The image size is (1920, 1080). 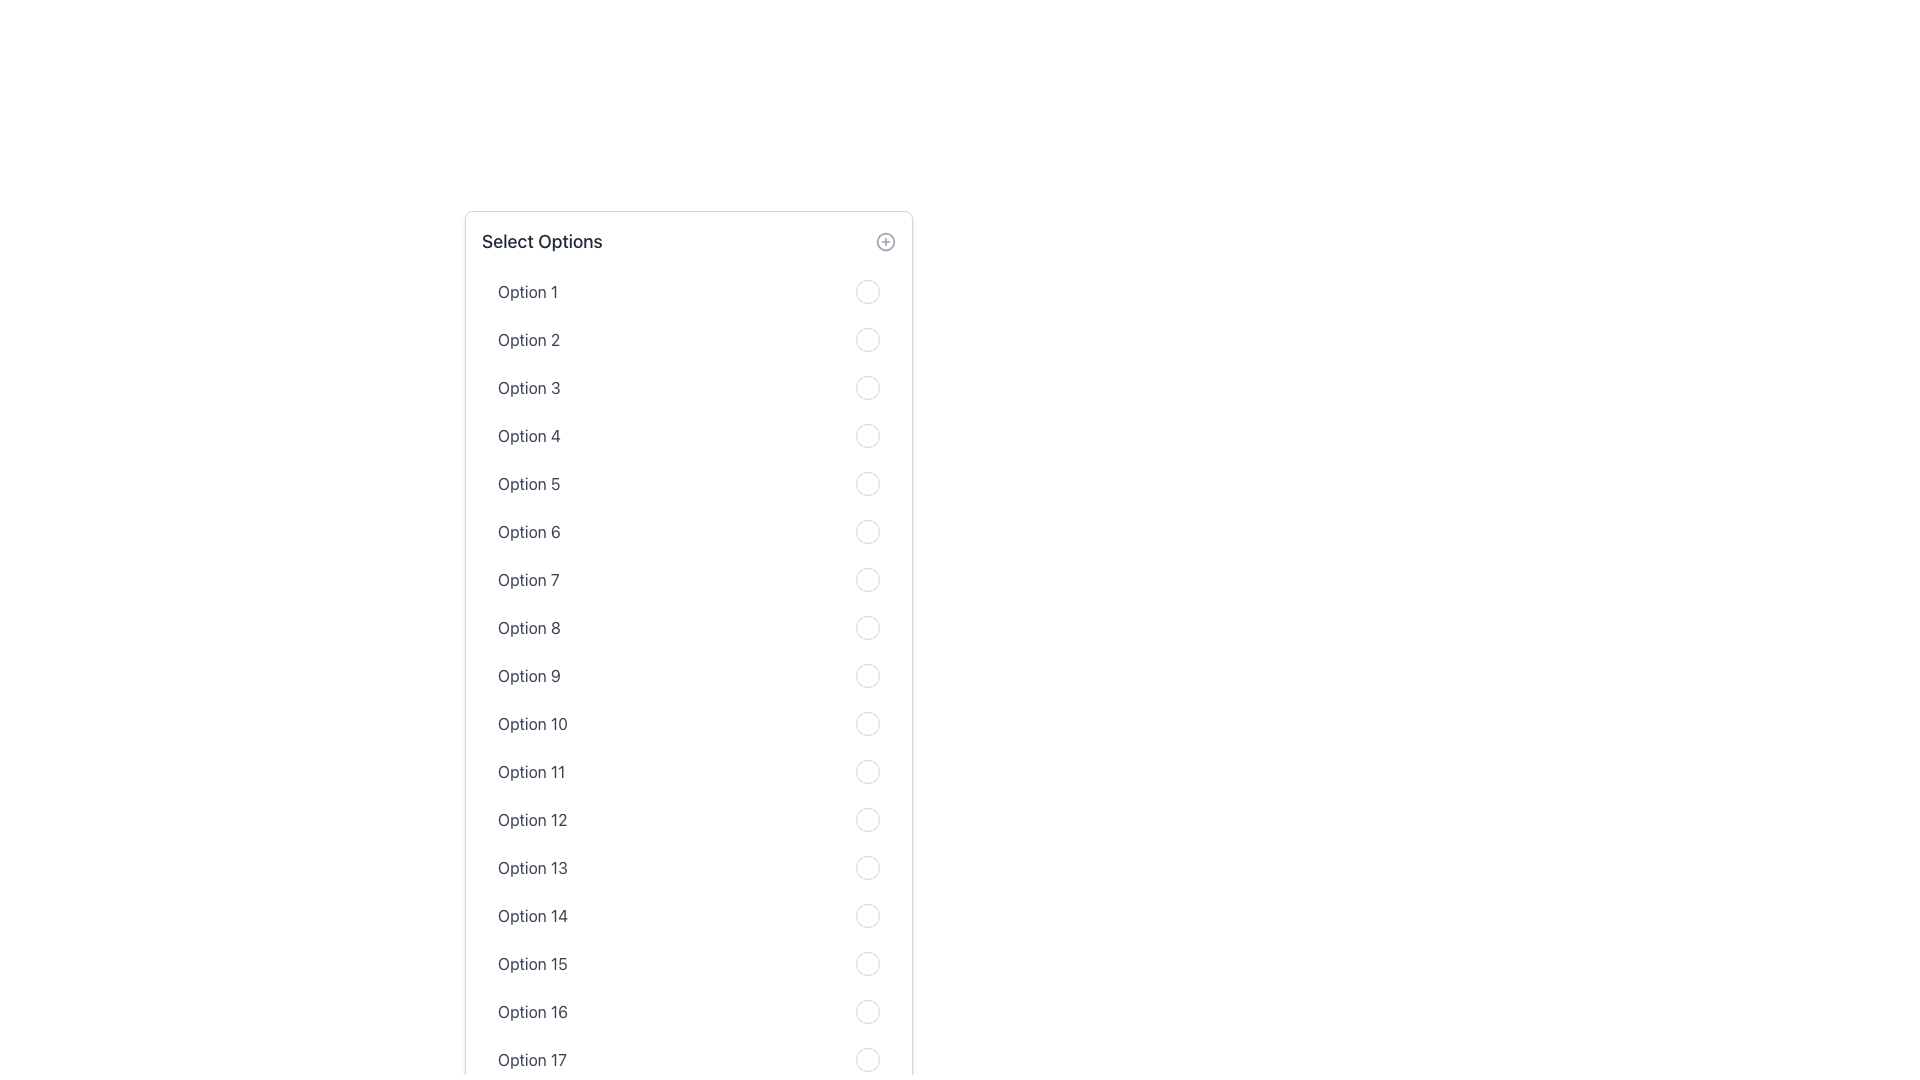 I want to click on the third selectable option in the vertical list, so click(x=689, y=388).